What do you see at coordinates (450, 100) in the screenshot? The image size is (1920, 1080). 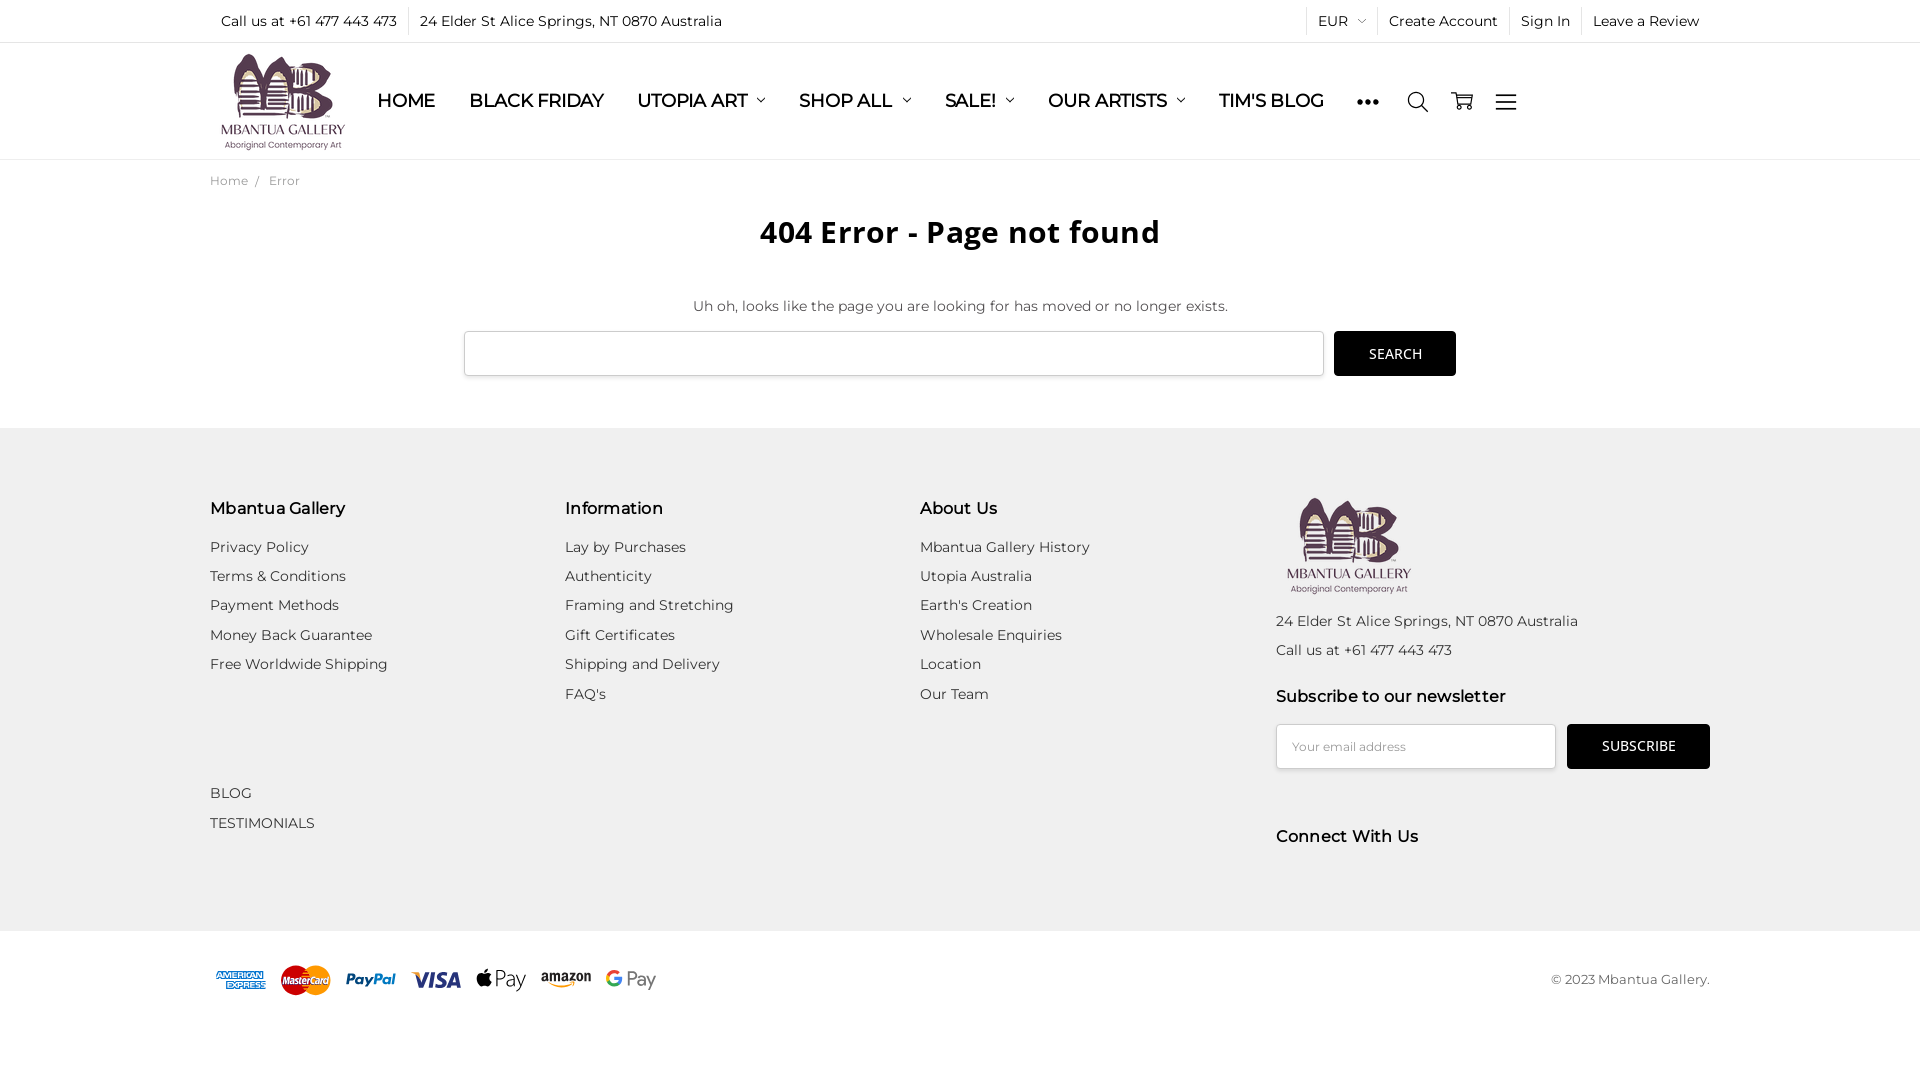 I see `'BLACK FRIDAY'` at bounding box center [450, 100].